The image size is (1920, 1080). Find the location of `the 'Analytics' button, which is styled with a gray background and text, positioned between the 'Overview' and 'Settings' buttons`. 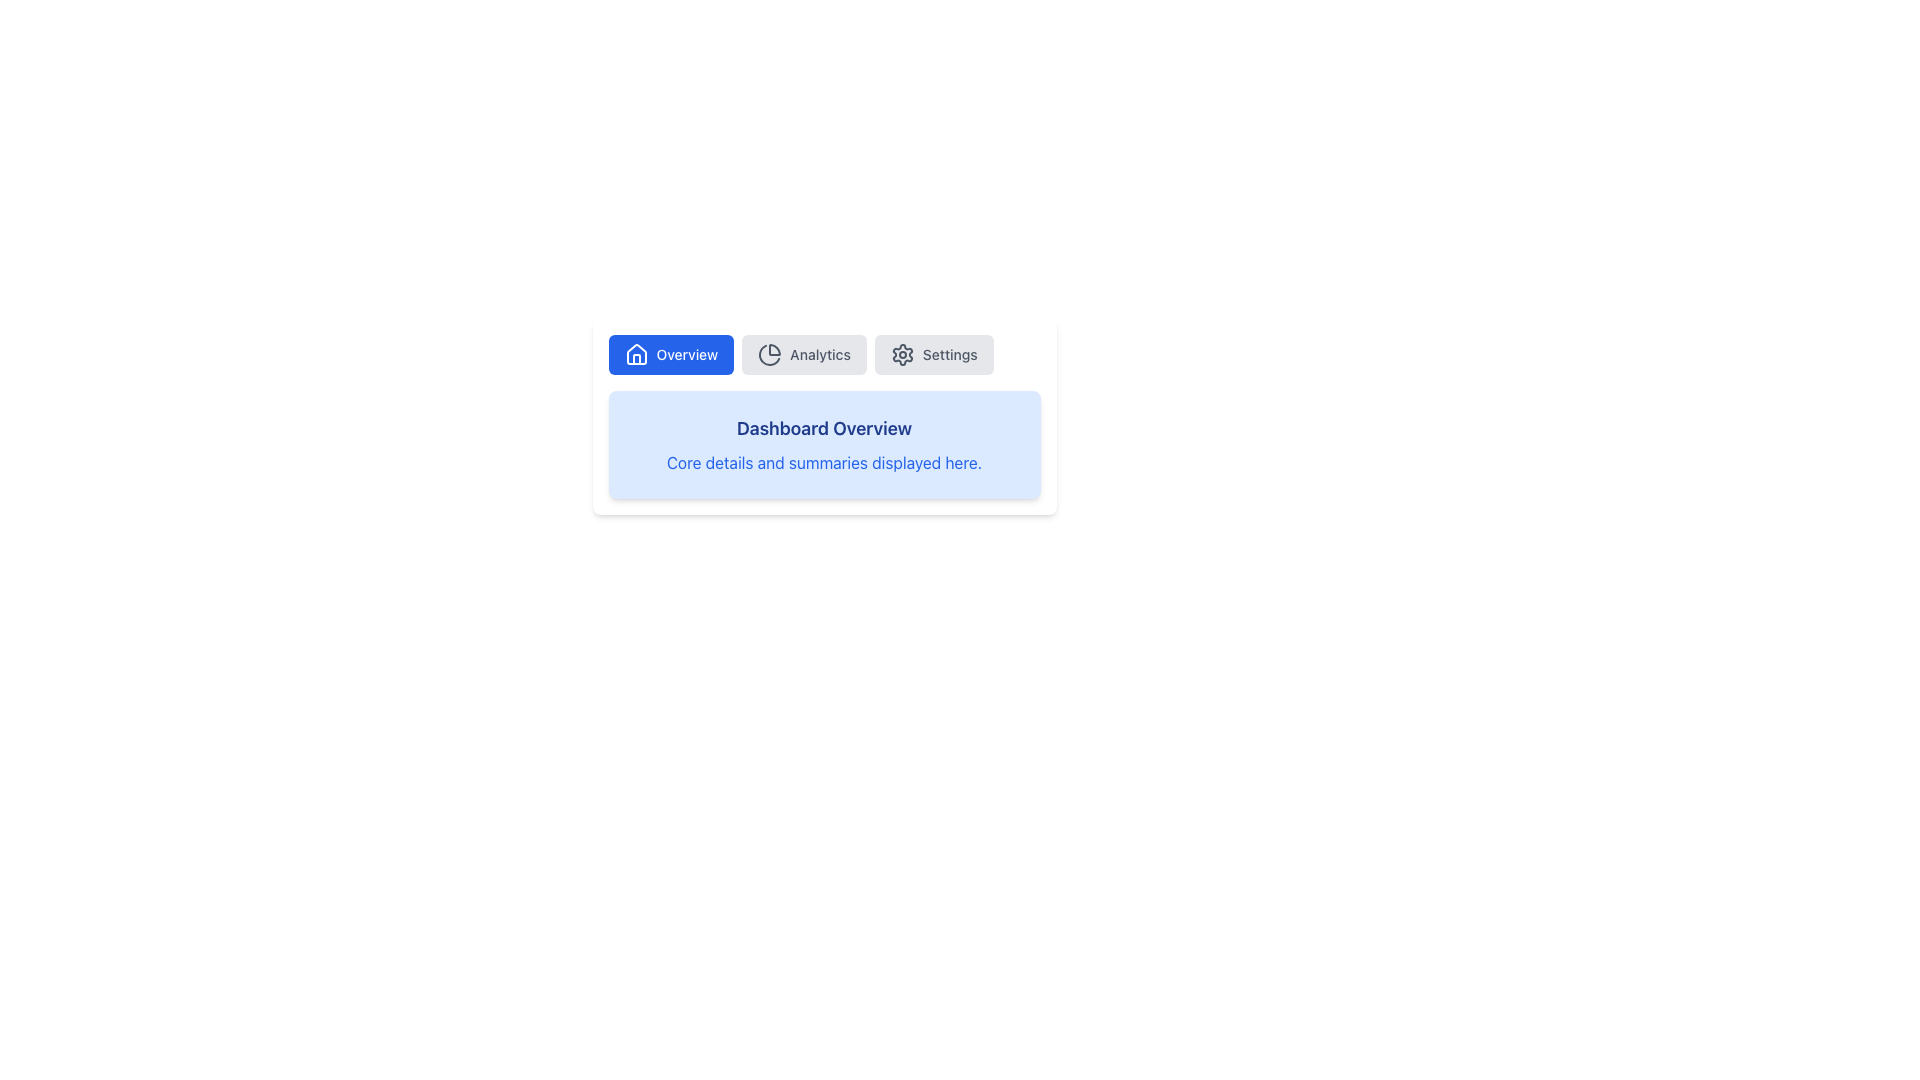

the 'Analytics' button, which is styled with a gray background and text, positioned between the 'Overview' and 'Settings' buttons is located at coordinates (824, 353).